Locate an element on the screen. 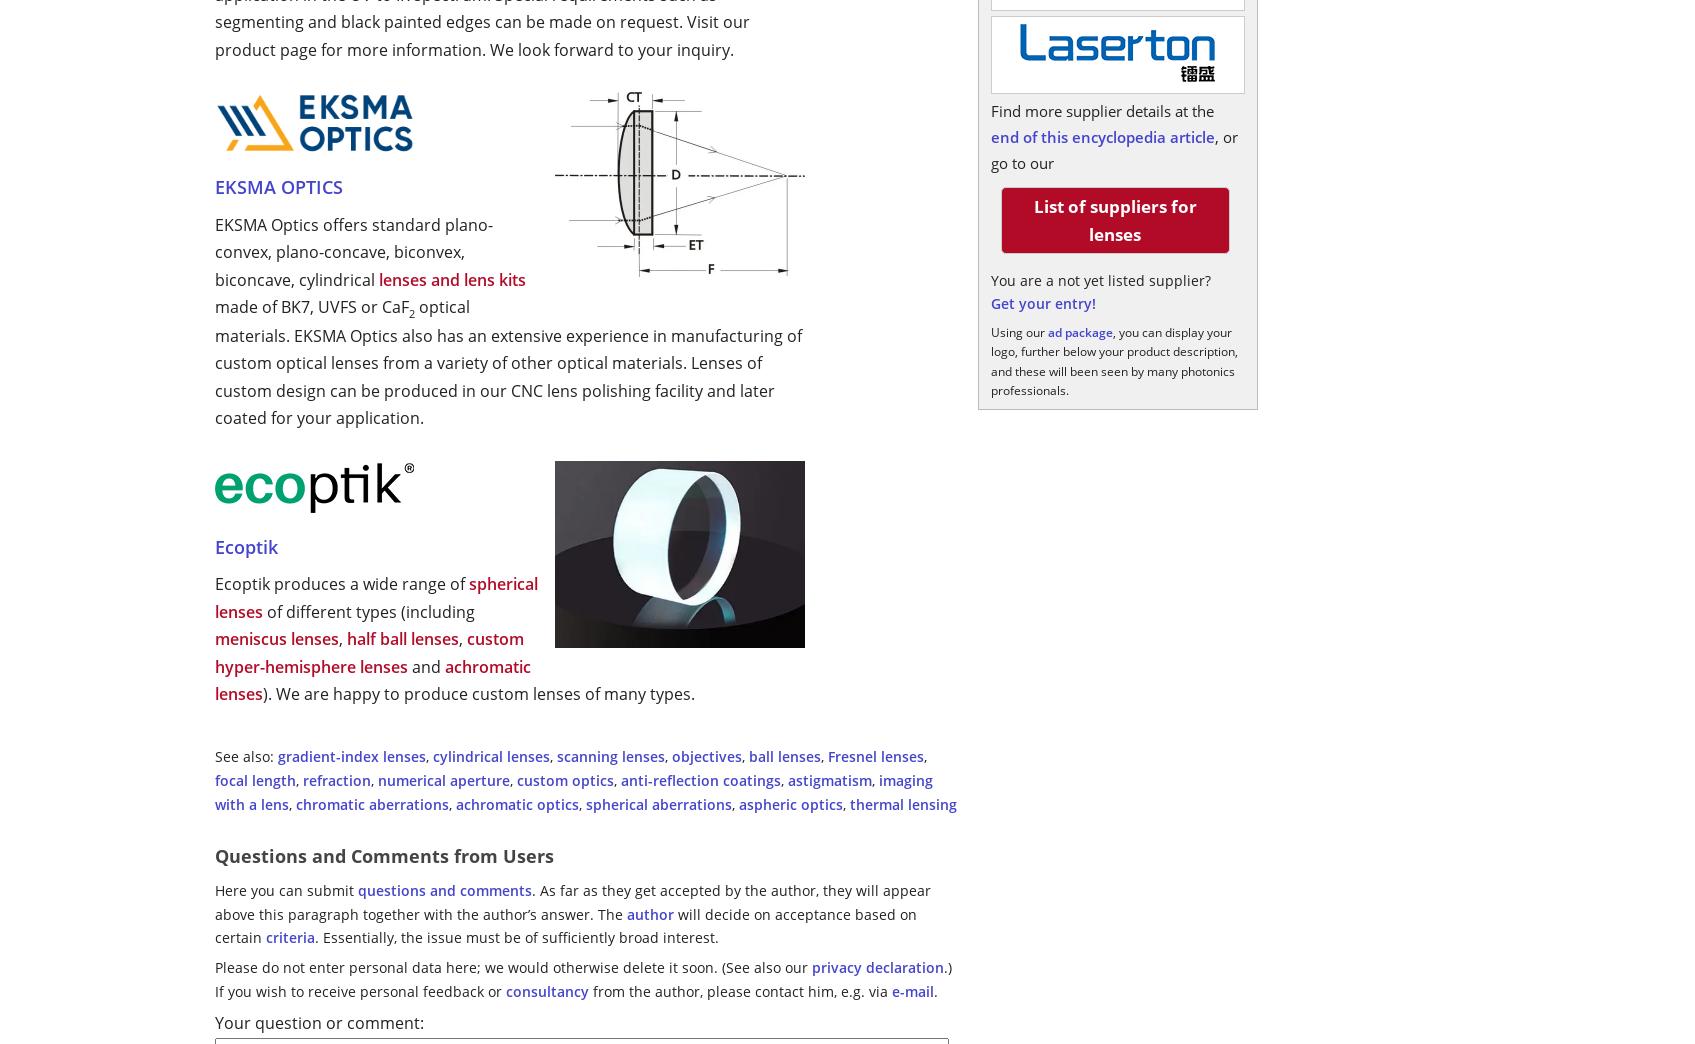 The height and width of the screenshot is (1044, 1695). 'of different types (including' is located at coordinates (263, 610).